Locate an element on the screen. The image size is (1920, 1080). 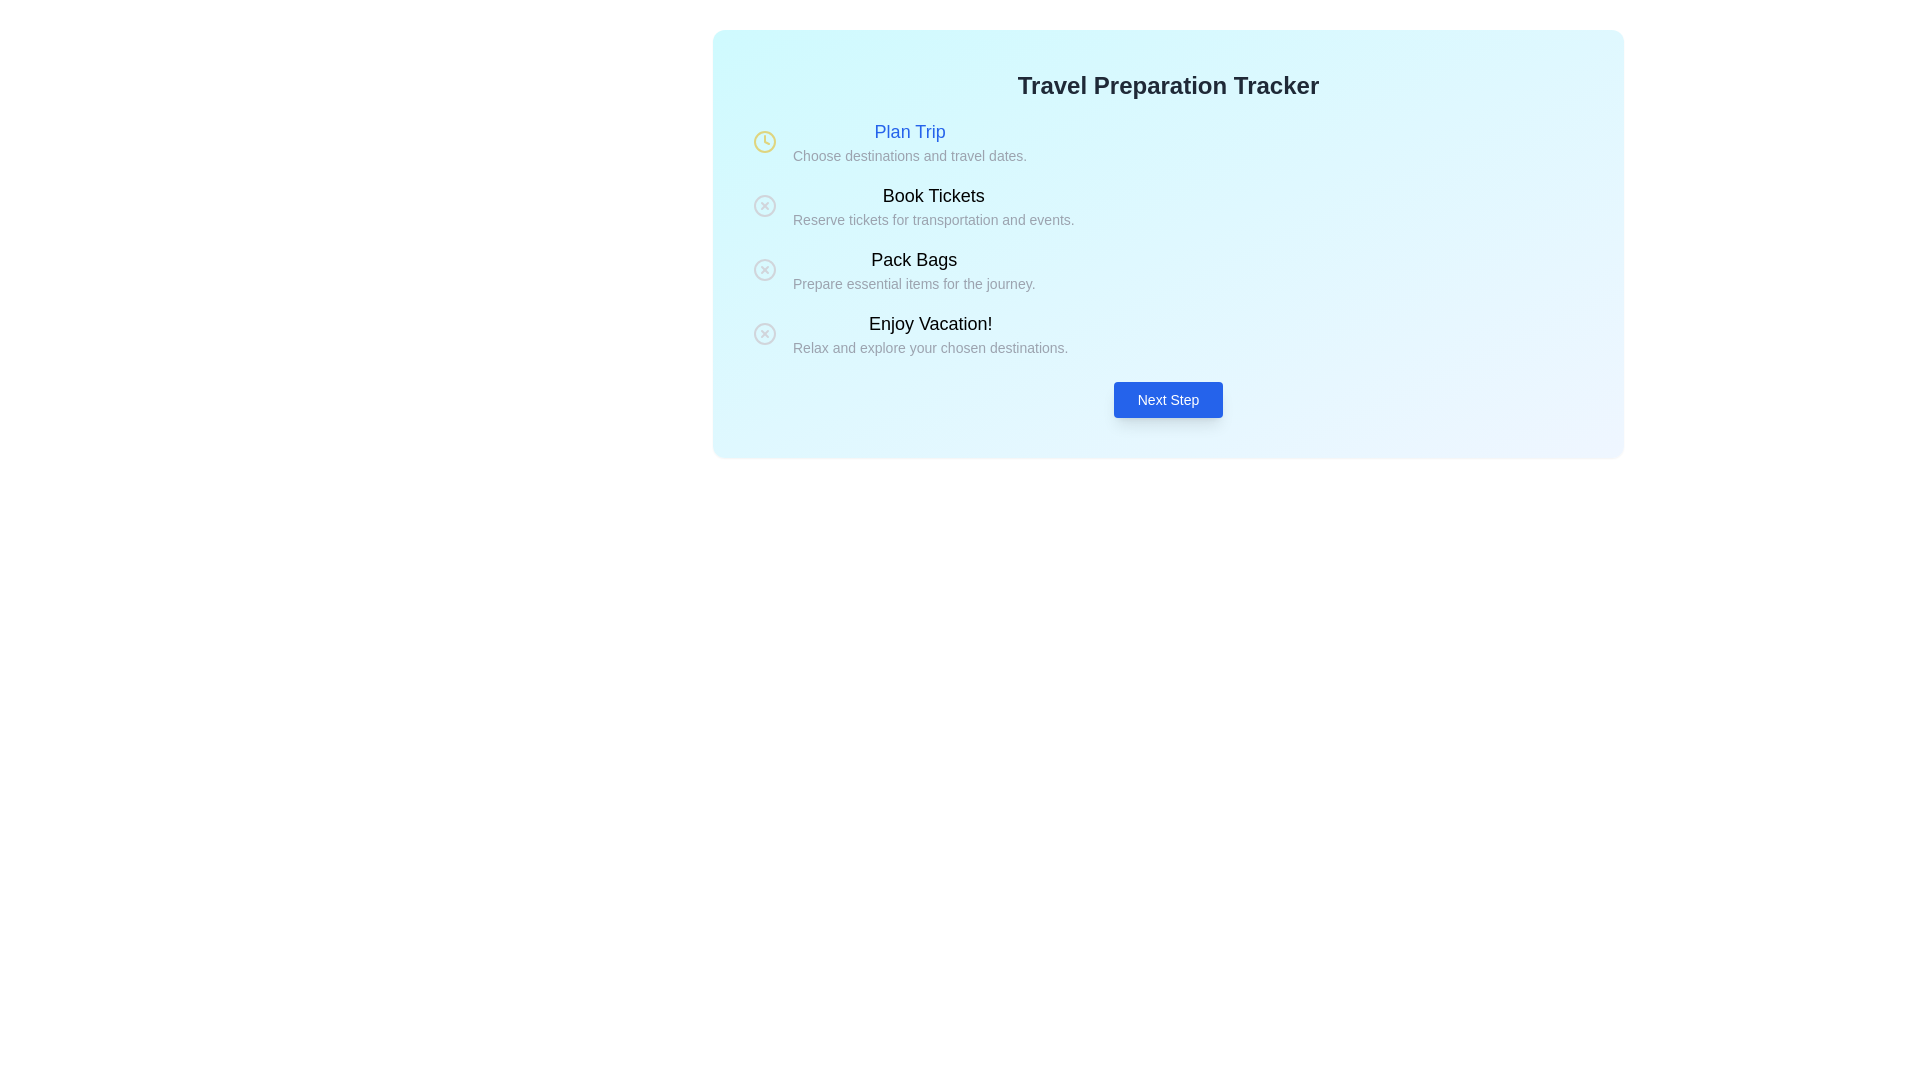
the descriptive text label indicating the current or next step in the travel planning process is located at coordinates (929, 323).